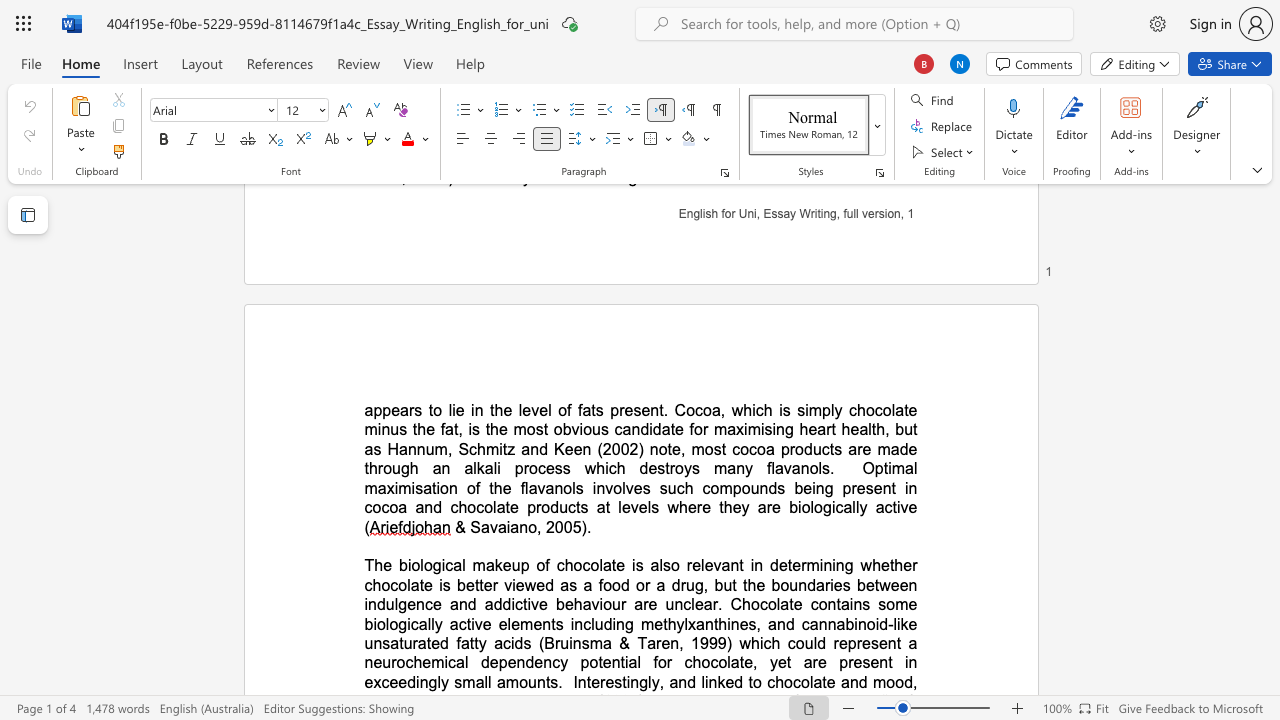 The image size is (1280, 720). What do you see at coordinates (690, 409) in the screenshot?
I see `the 3th character "o" in the text` at bounding box center [690, 409].